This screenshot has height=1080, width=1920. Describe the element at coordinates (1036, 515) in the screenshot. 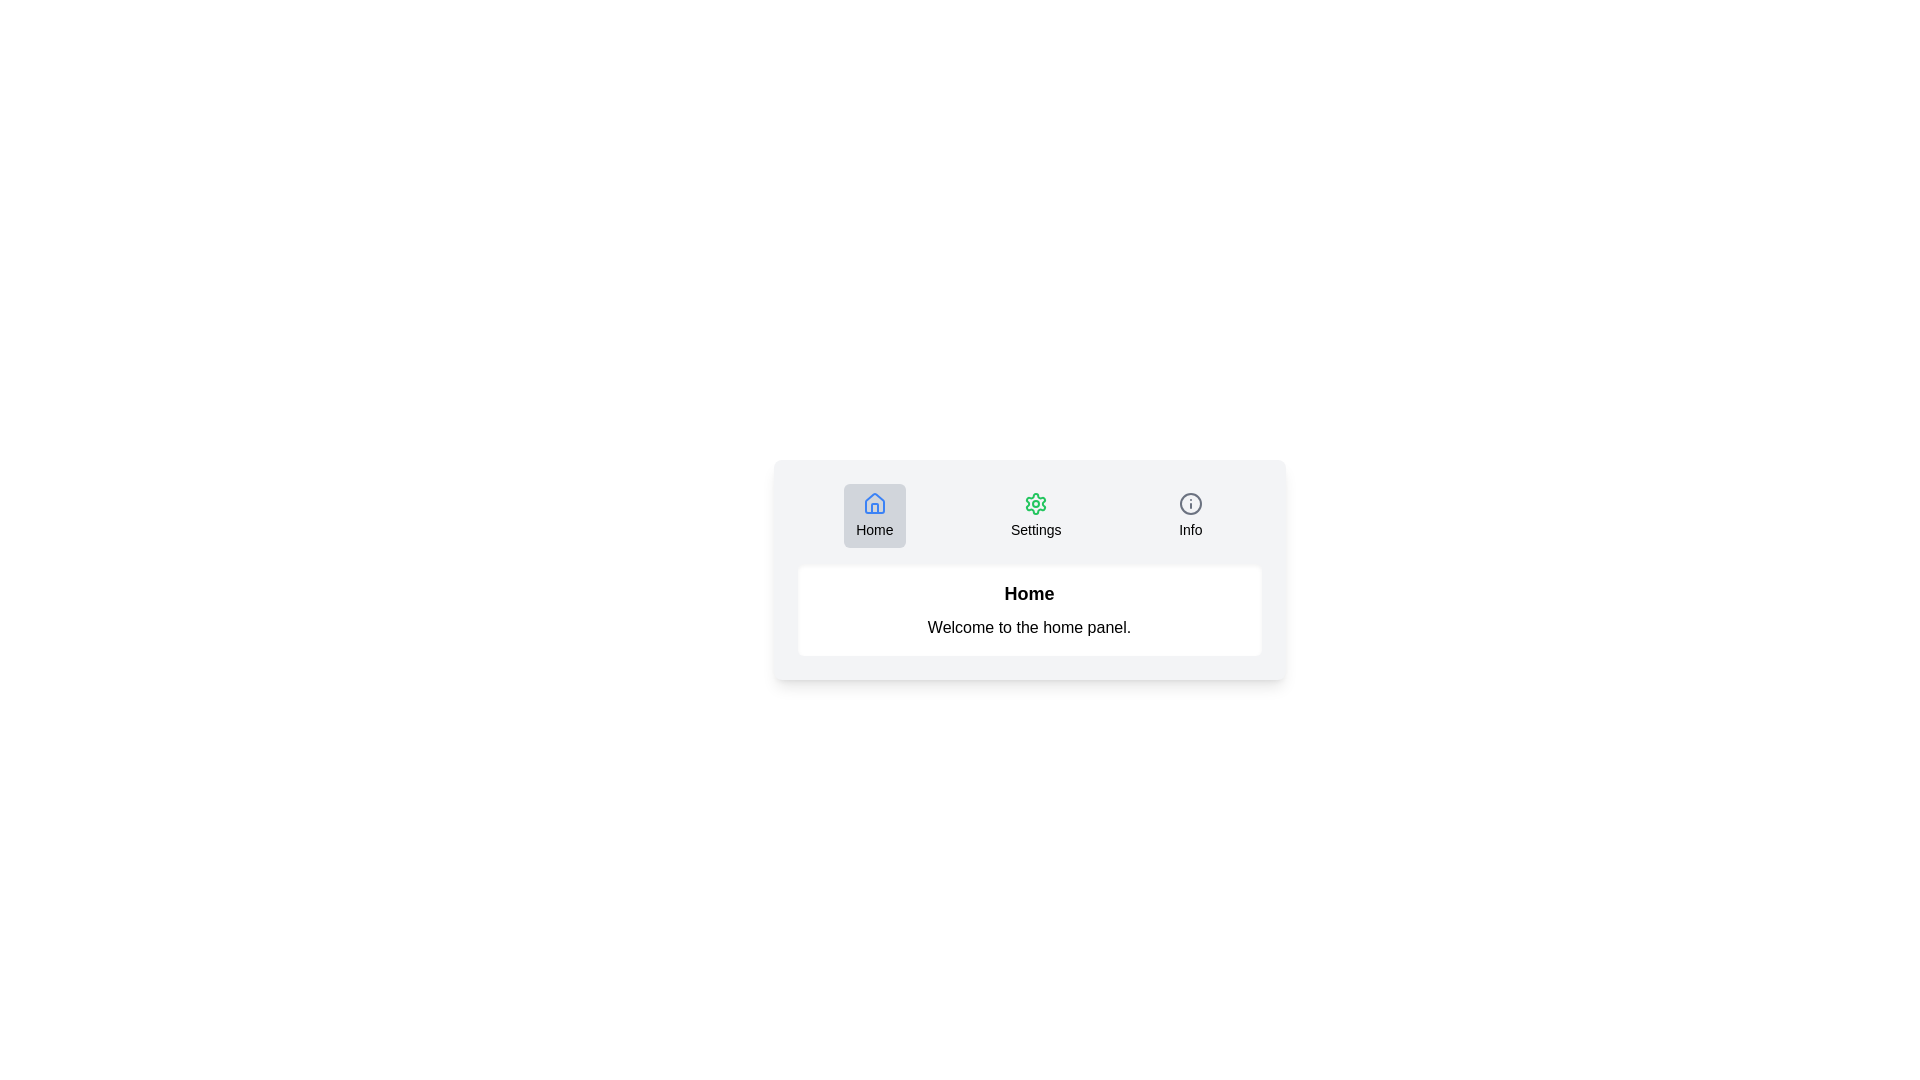

I see `the tab icon labeled Settings to inspect its information` at that location.